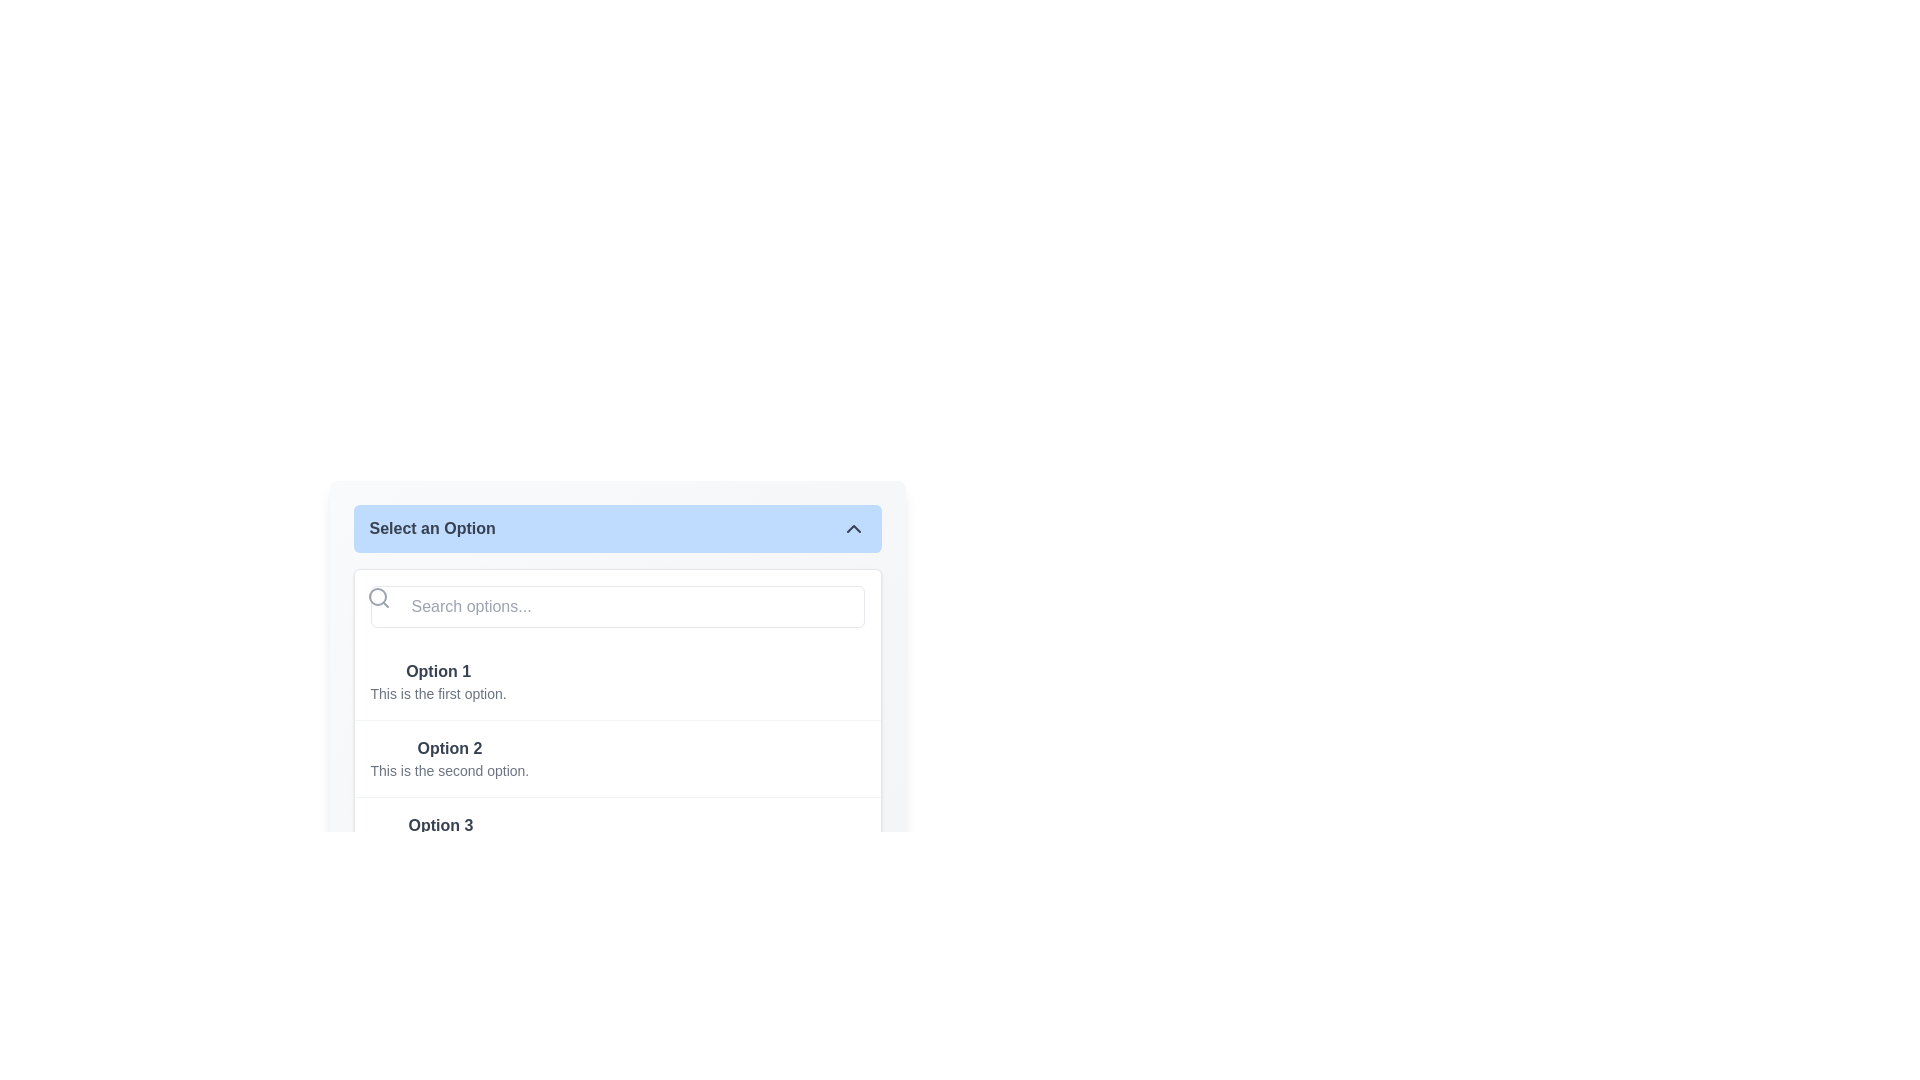 This screenshot has height=1080, width=1920. What do you see at coordinates (437, 681) in the screenshot?
I see `the first list item 'Option 1' in the 'Select an Option' drop-down` at bounding box center [437, 681].